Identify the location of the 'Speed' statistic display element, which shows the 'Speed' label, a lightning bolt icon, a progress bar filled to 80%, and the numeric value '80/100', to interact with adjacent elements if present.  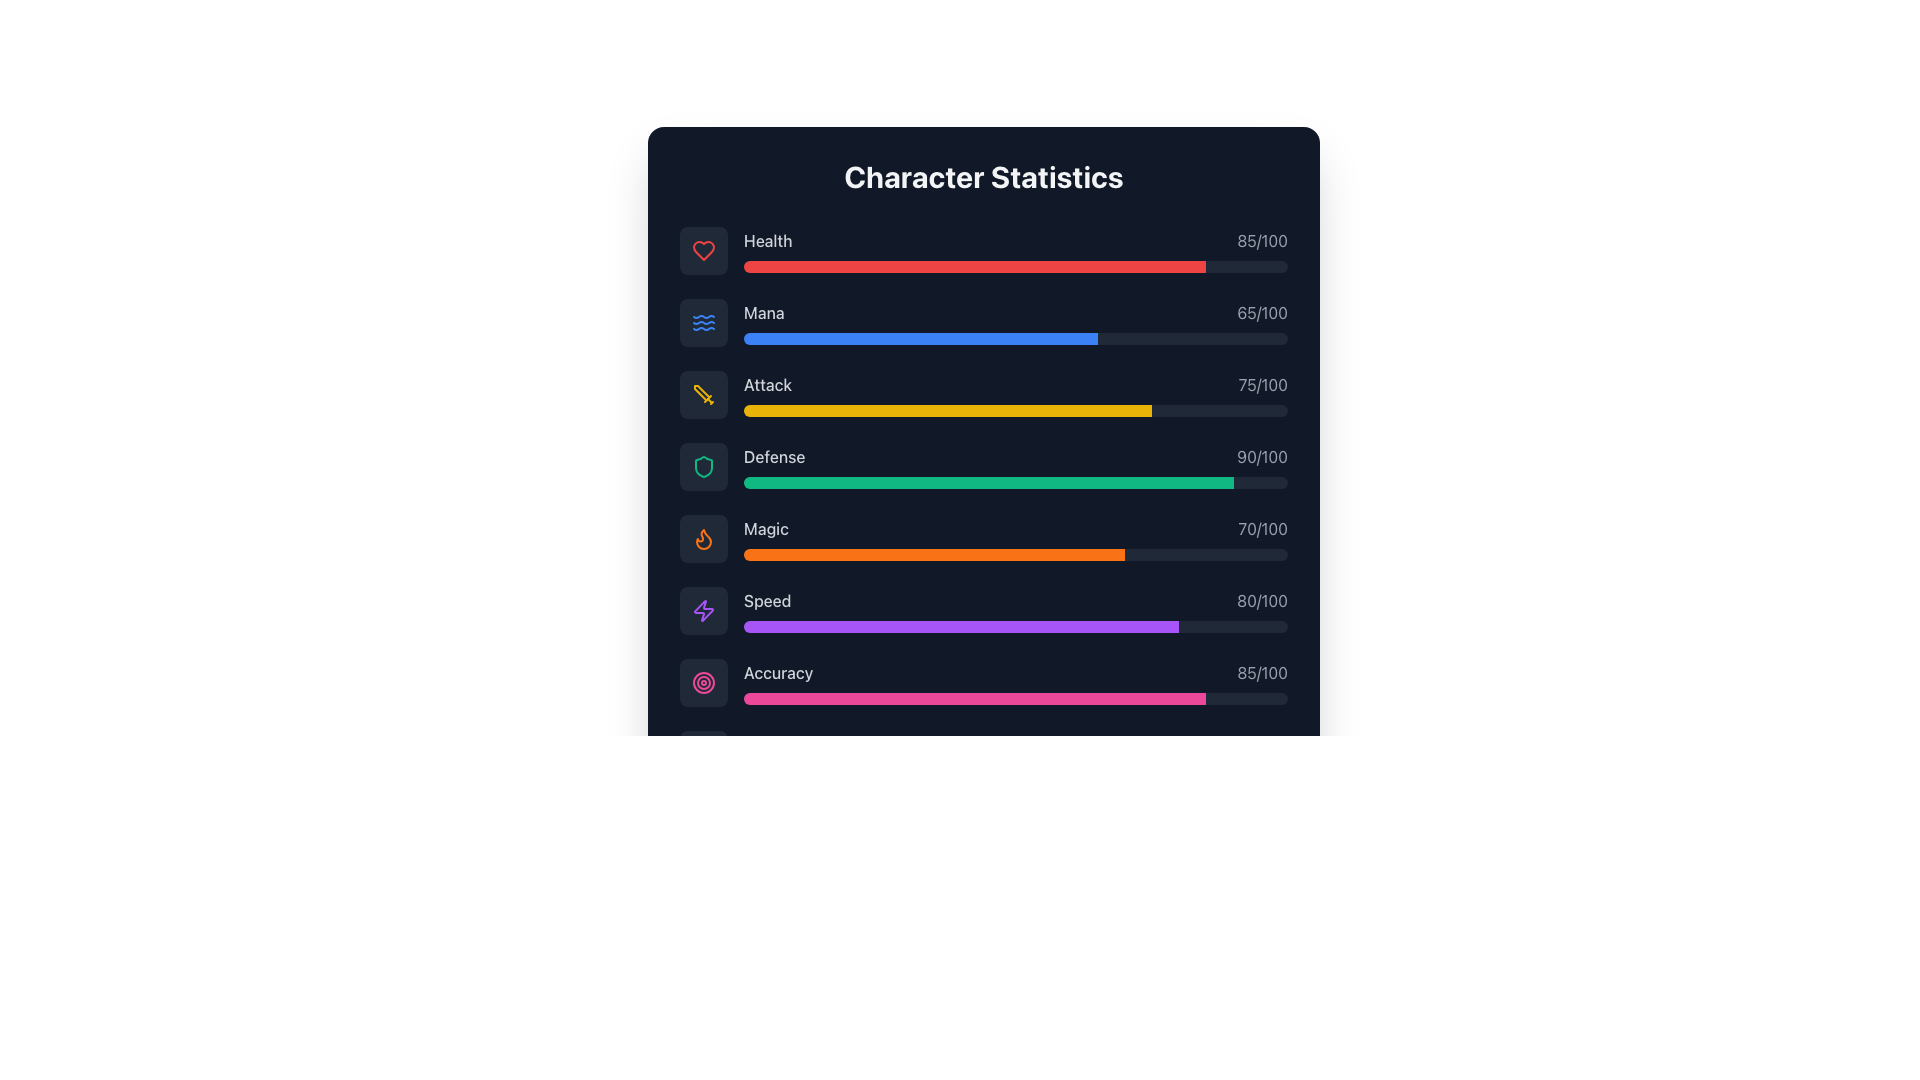
(983, 609).